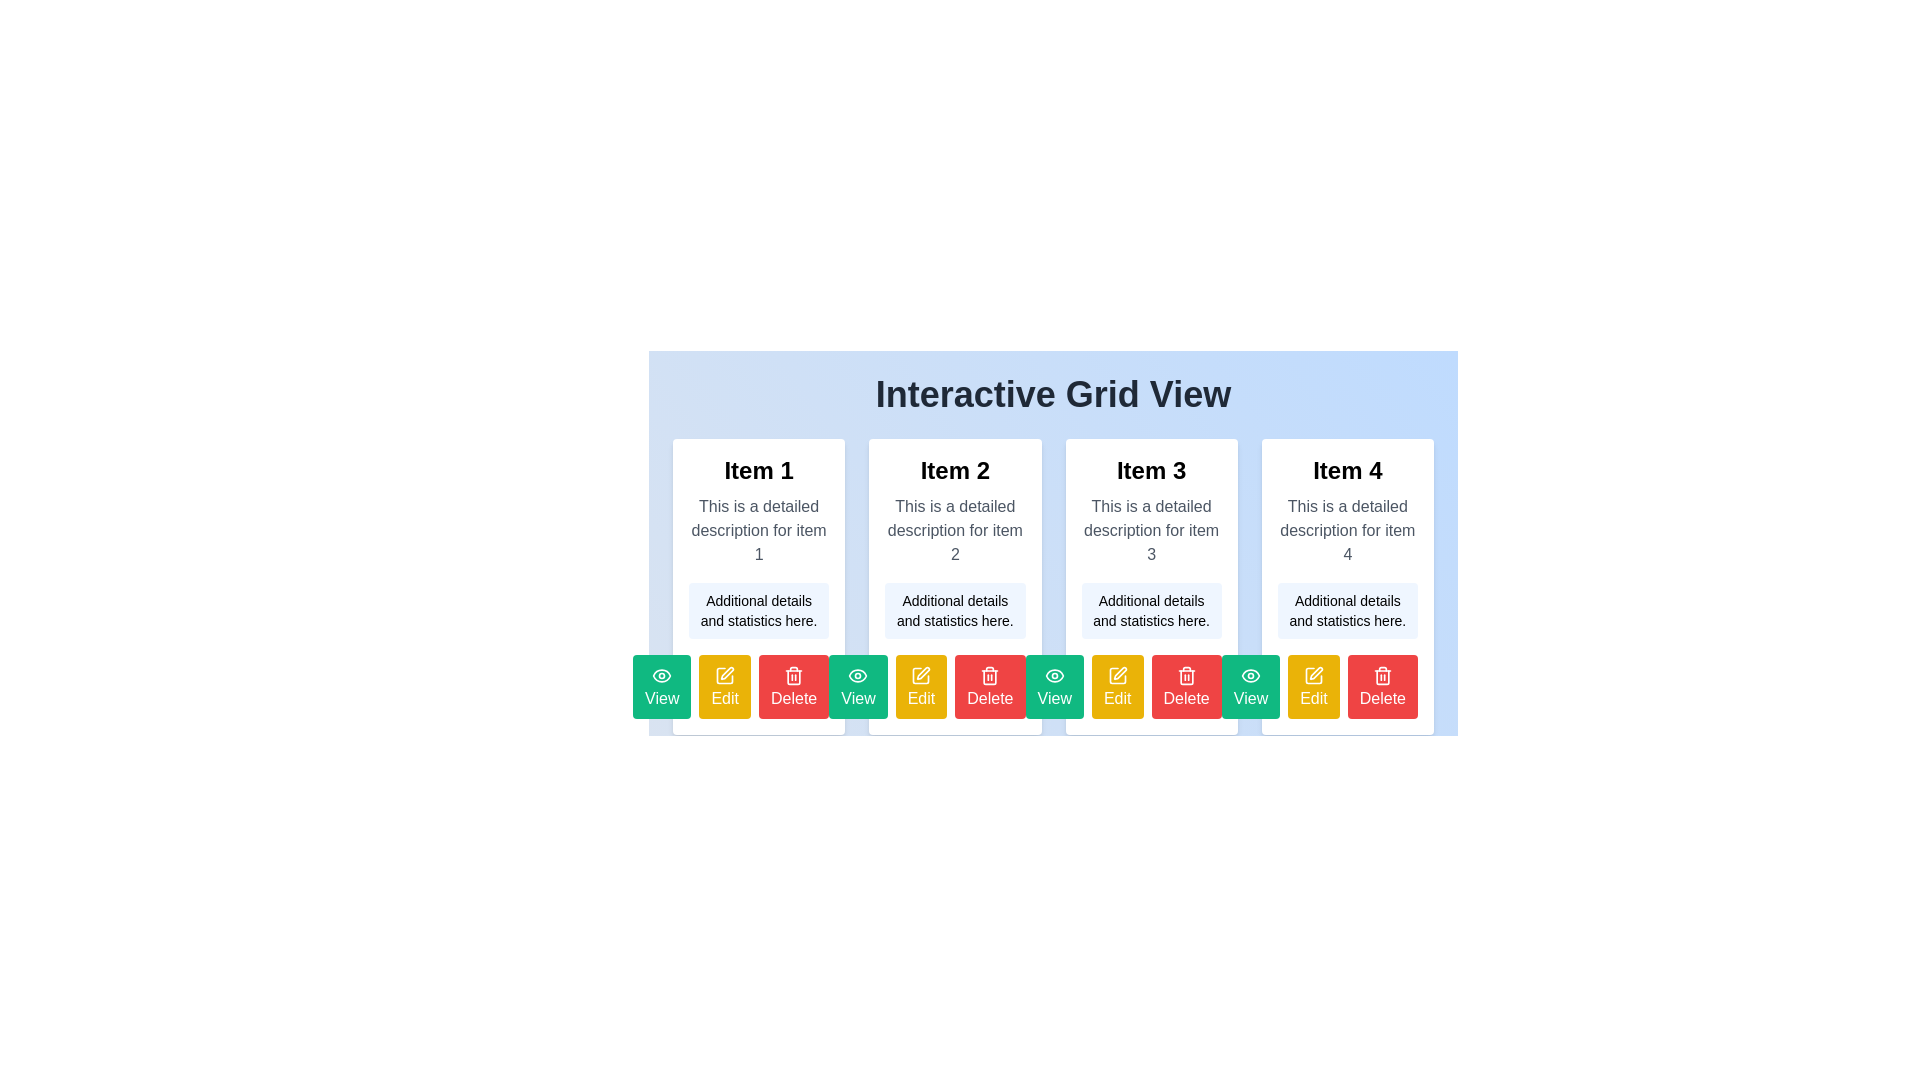 Image resolution: width=1920 pixels, height=1080 pixels. Describe the element at coordinates (1186, 685) in the screenshot. I see `the red 'Delete' button with rounded corners and a trash icon` at that location.